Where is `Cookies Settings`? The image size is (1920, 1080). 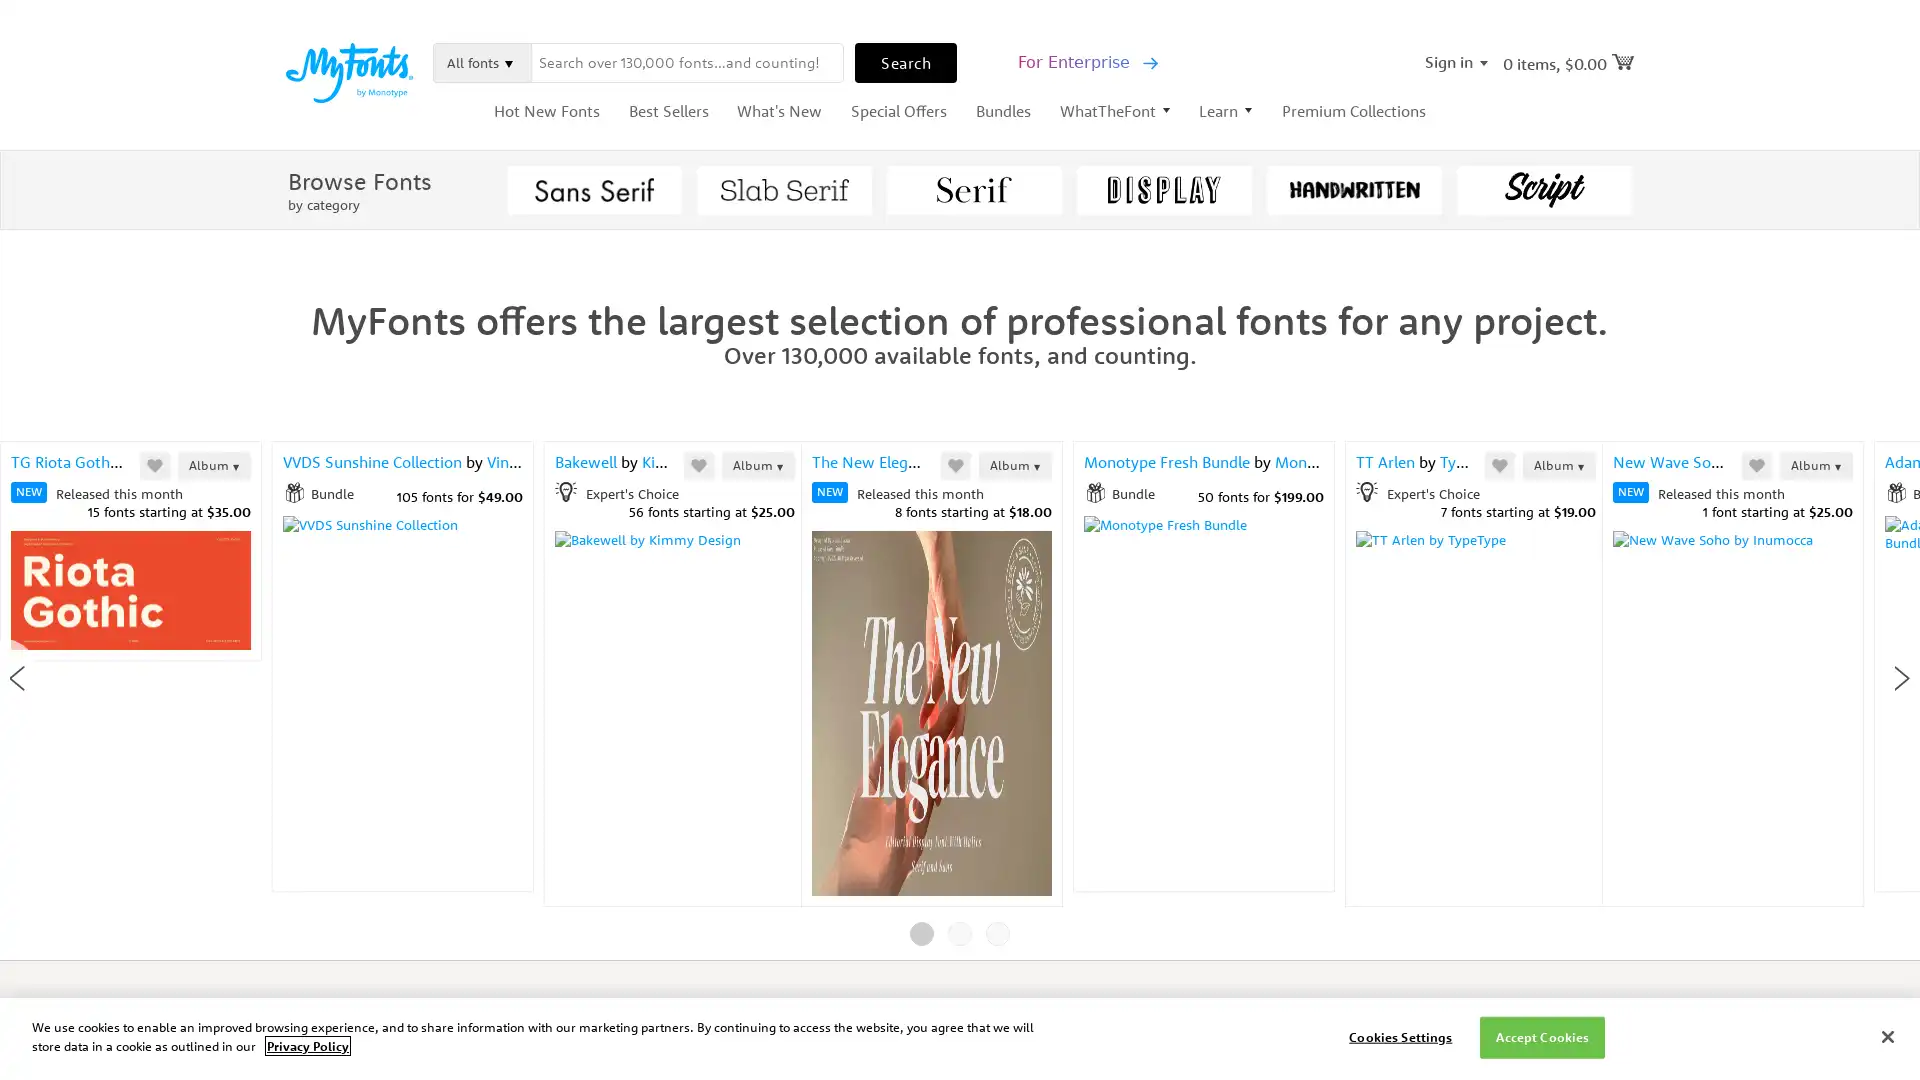 Cookies Settings is located at coordinates (1399, 1036).